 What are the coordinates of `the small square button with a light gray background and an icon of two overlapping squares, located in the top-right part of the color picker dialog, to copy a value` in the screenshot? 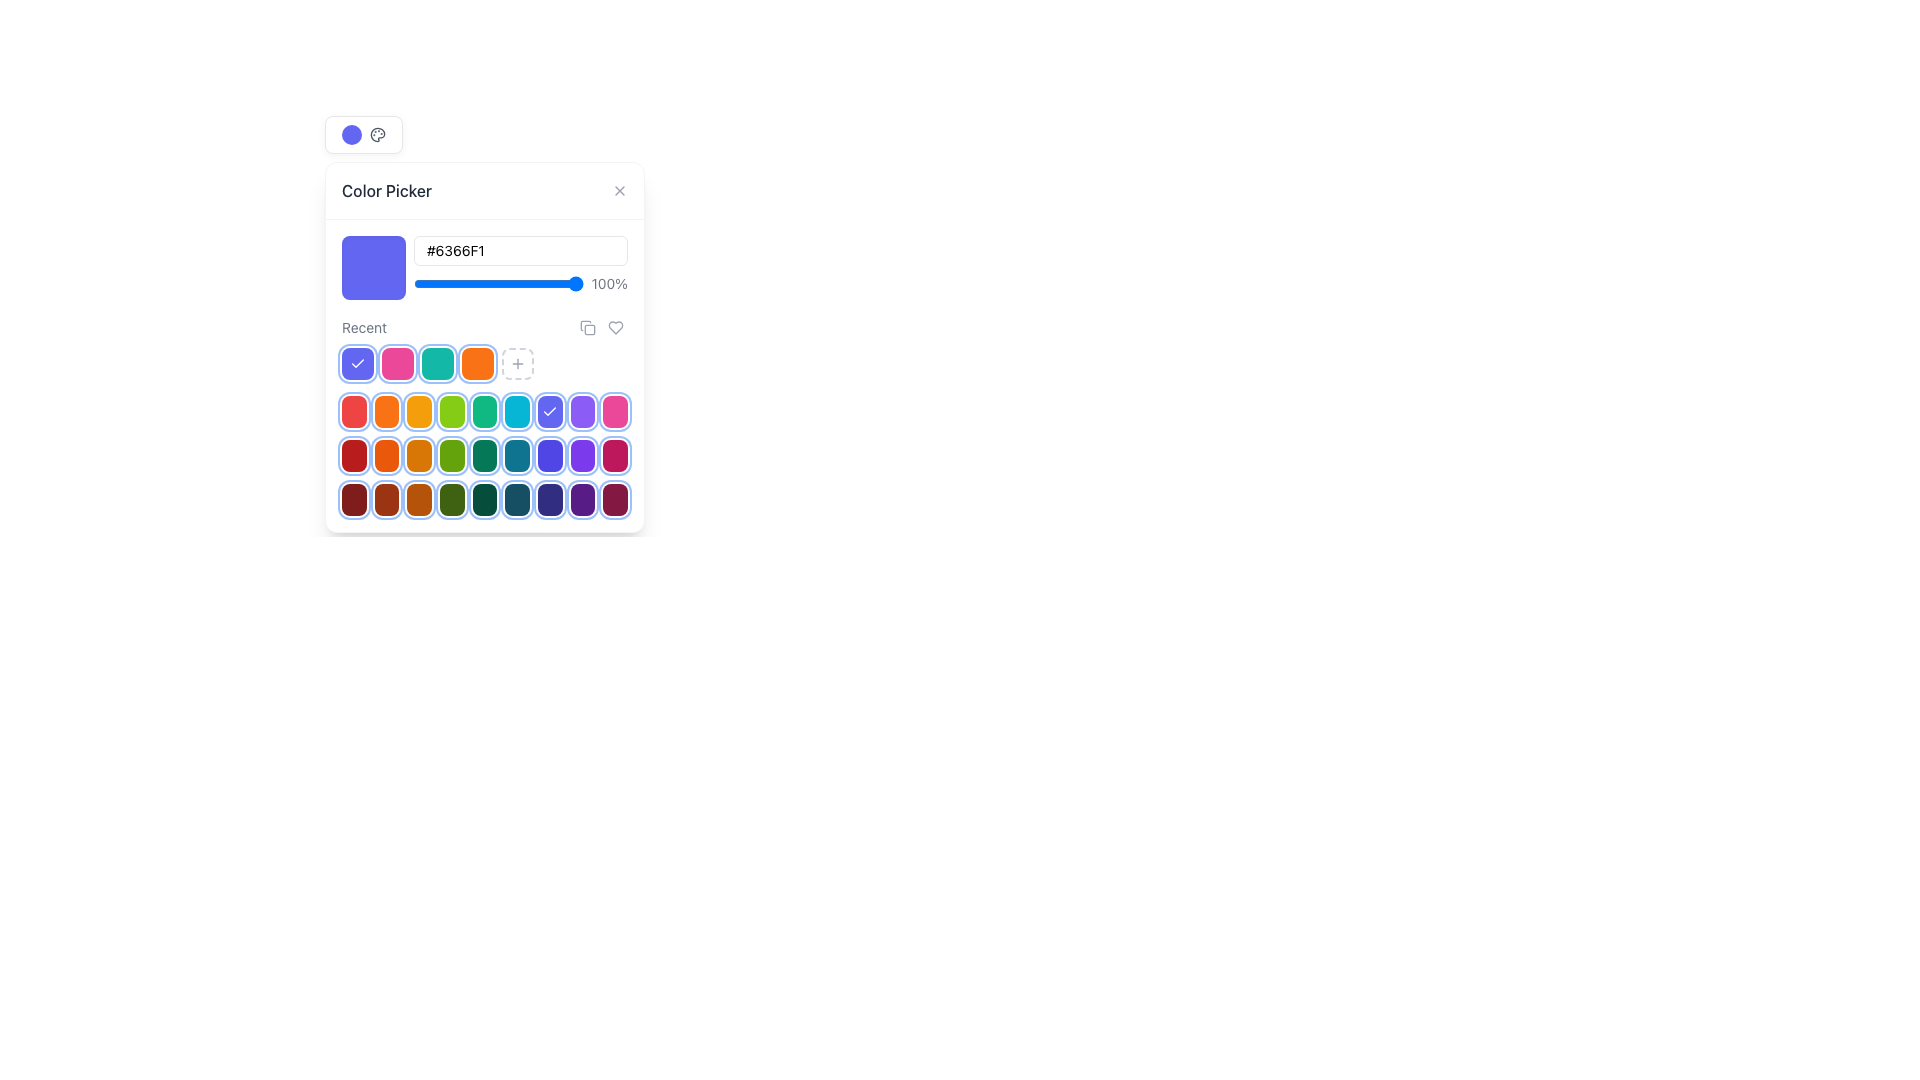 It's located at (587, 326).